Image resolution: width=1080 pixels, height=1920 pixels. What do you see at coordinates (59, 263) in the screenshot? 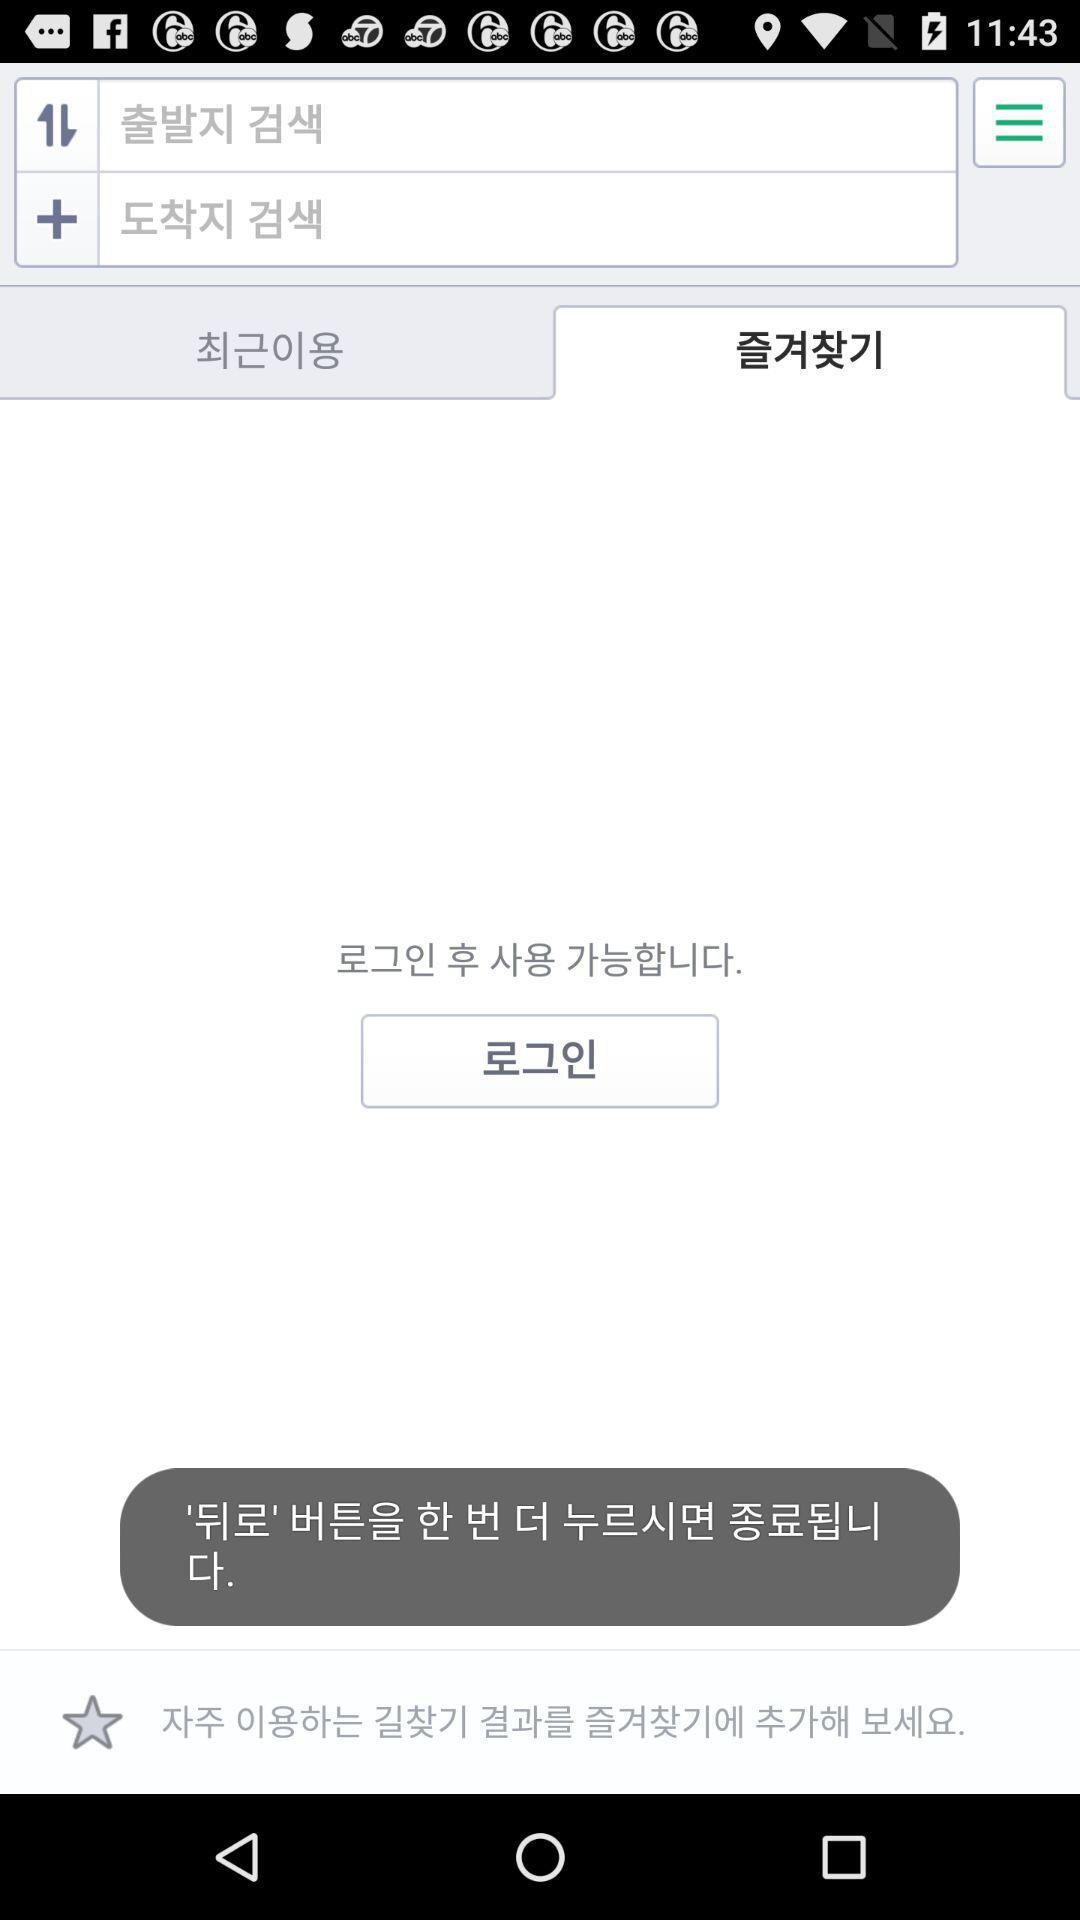
I see `the add icon` at bounding box center [59, 263].